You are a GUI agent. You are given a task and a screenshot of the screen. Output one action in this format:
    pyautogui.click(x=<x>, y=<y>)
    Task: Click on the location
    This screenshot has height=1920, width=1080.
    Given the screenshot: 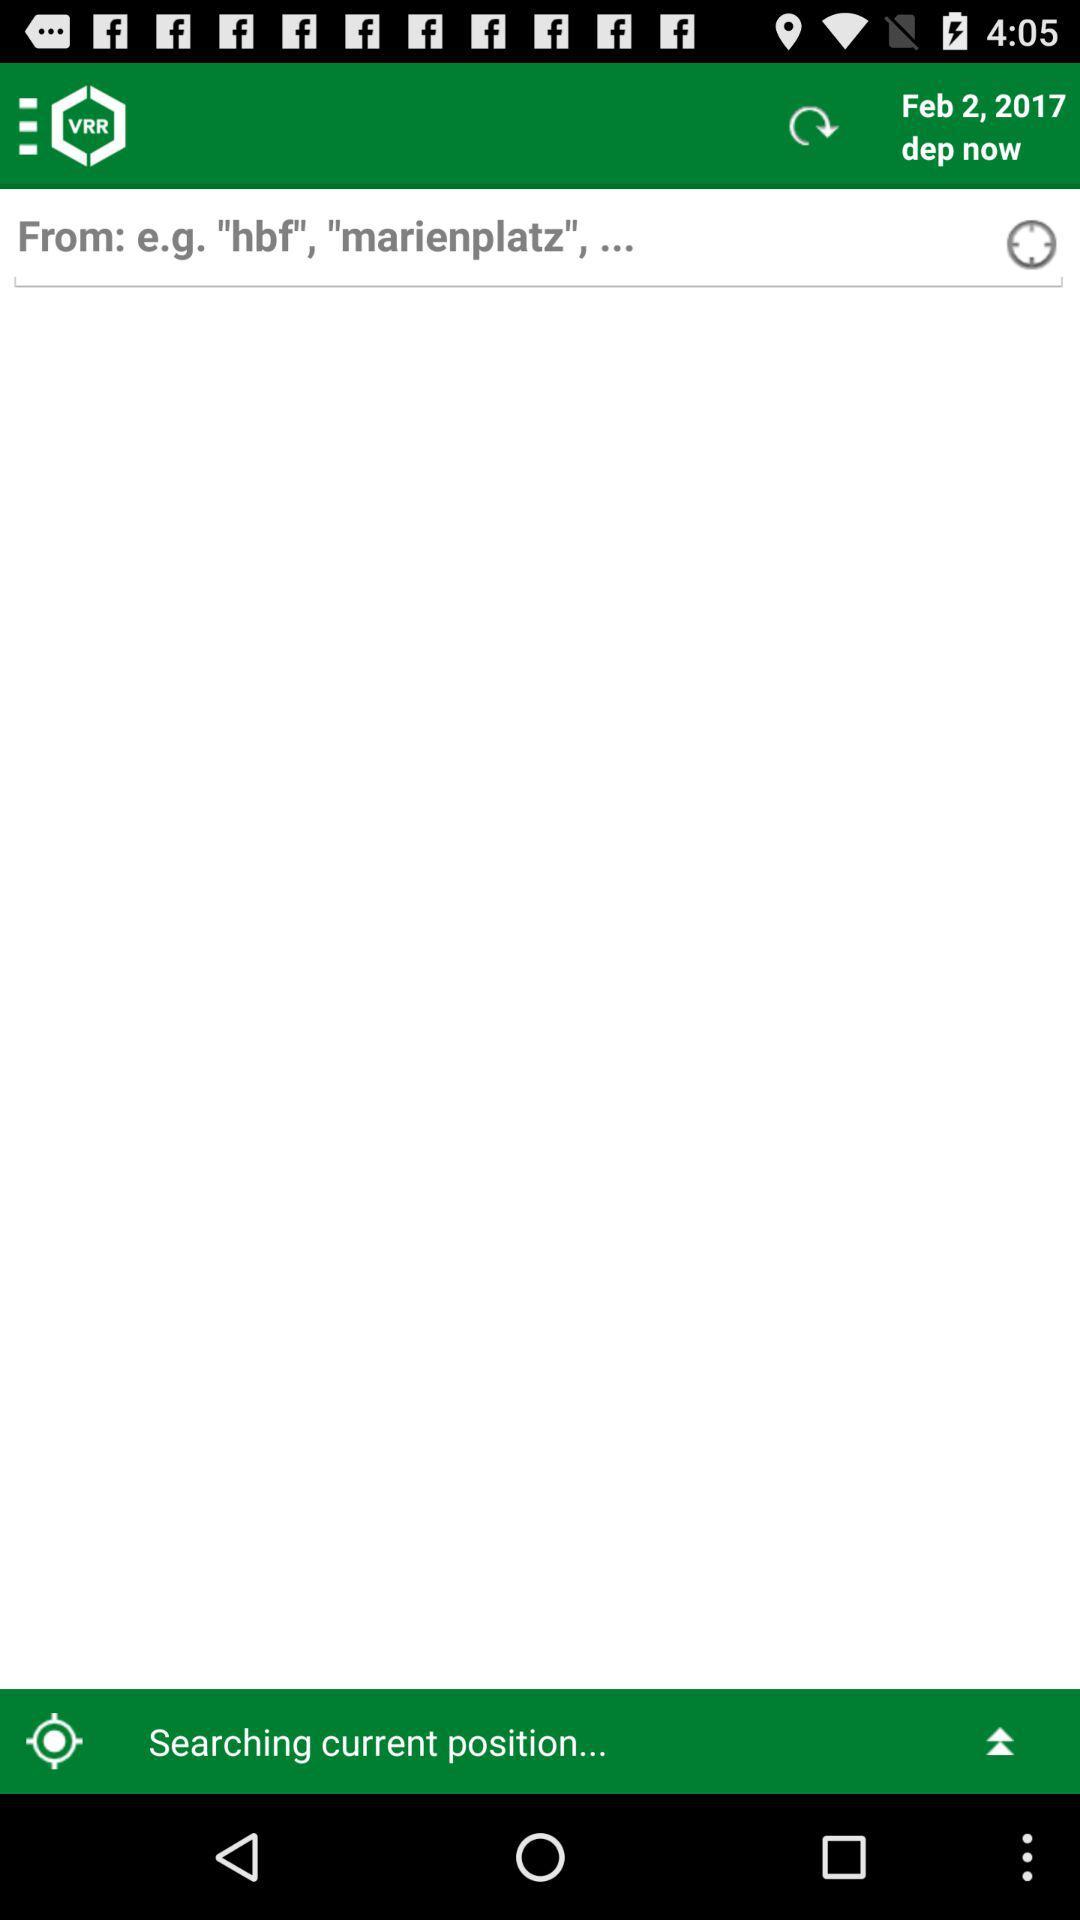 What is the action you would take?
    pyautogui.click(x=537, y=244)
    